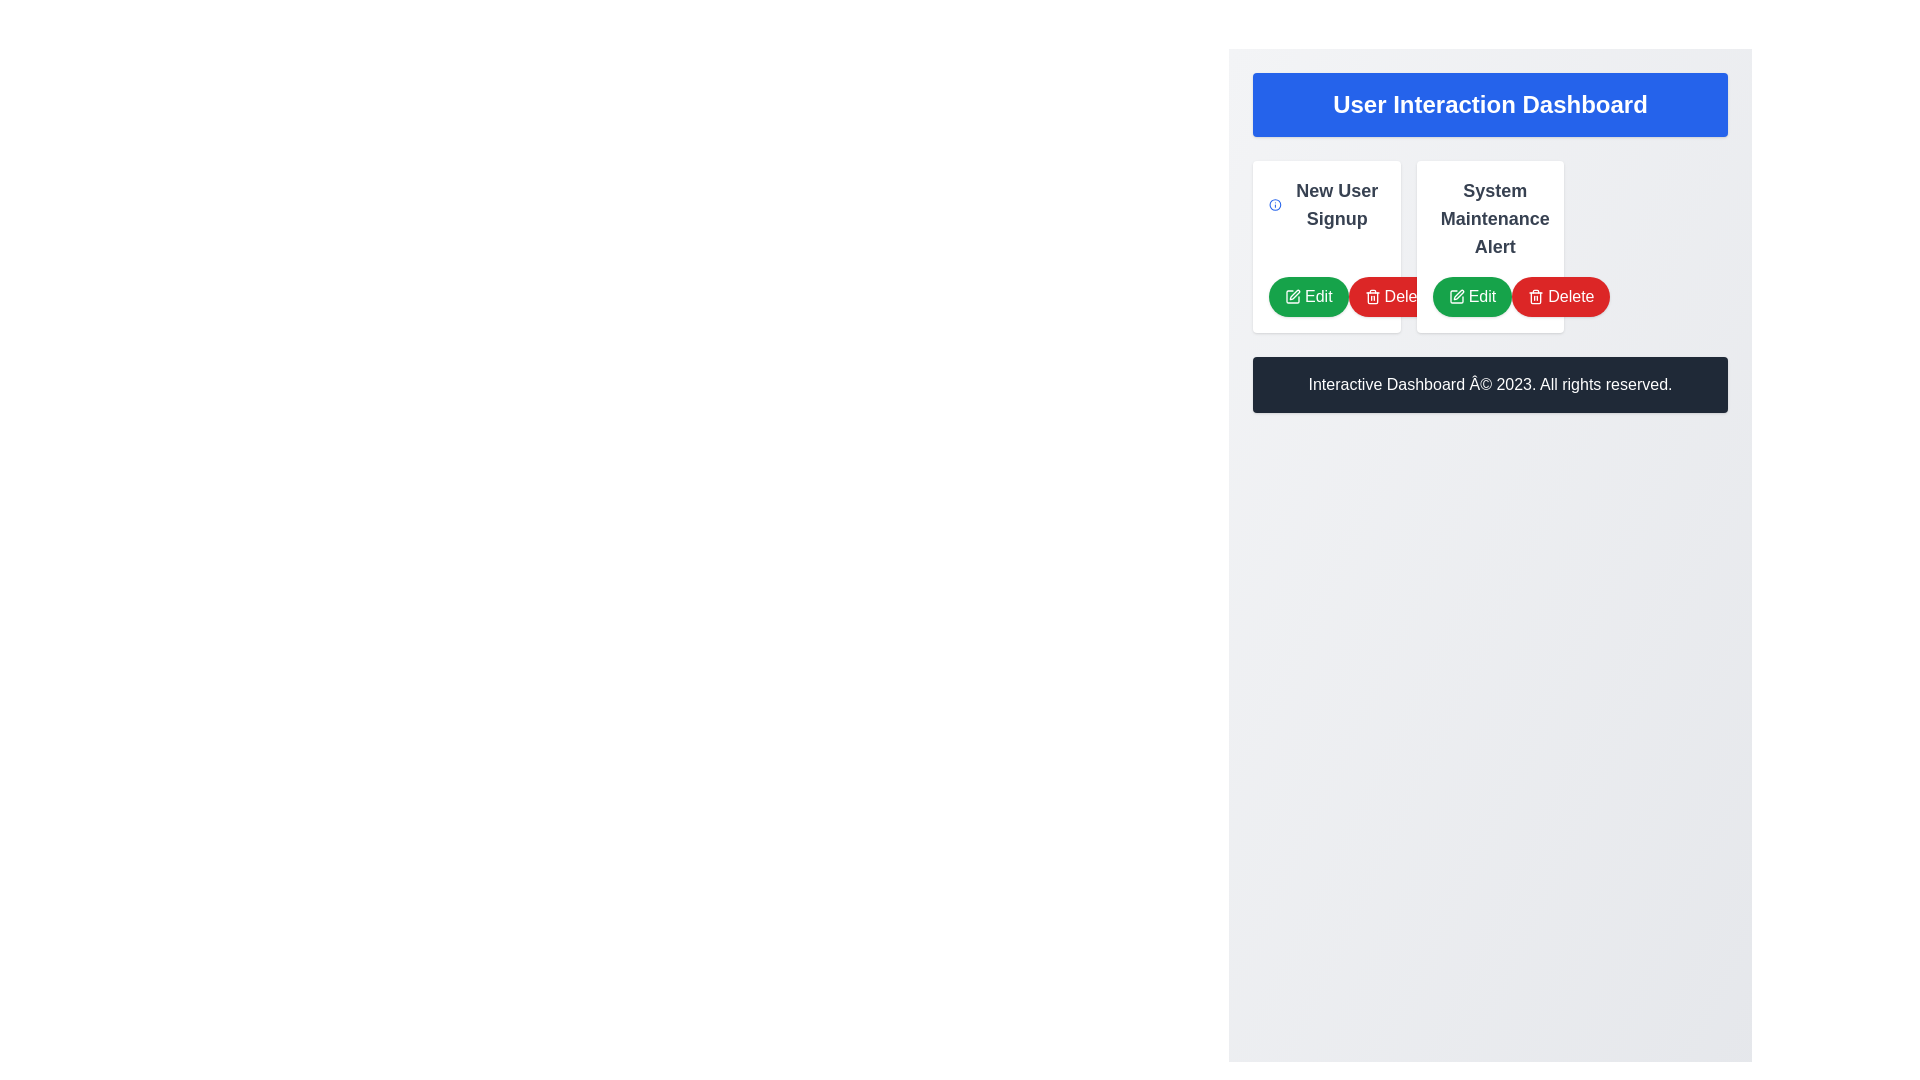 The width and height of the screenshot is (1920, 1080). What do you see at coordinates (1326, 297) in the screenshot?
I see `the green 'Edit' button with a pen icon located under the 'New User Signup' section of the 'User Interaction Dashboard' to initiate the edit action` at bounding box center [1326, 297].